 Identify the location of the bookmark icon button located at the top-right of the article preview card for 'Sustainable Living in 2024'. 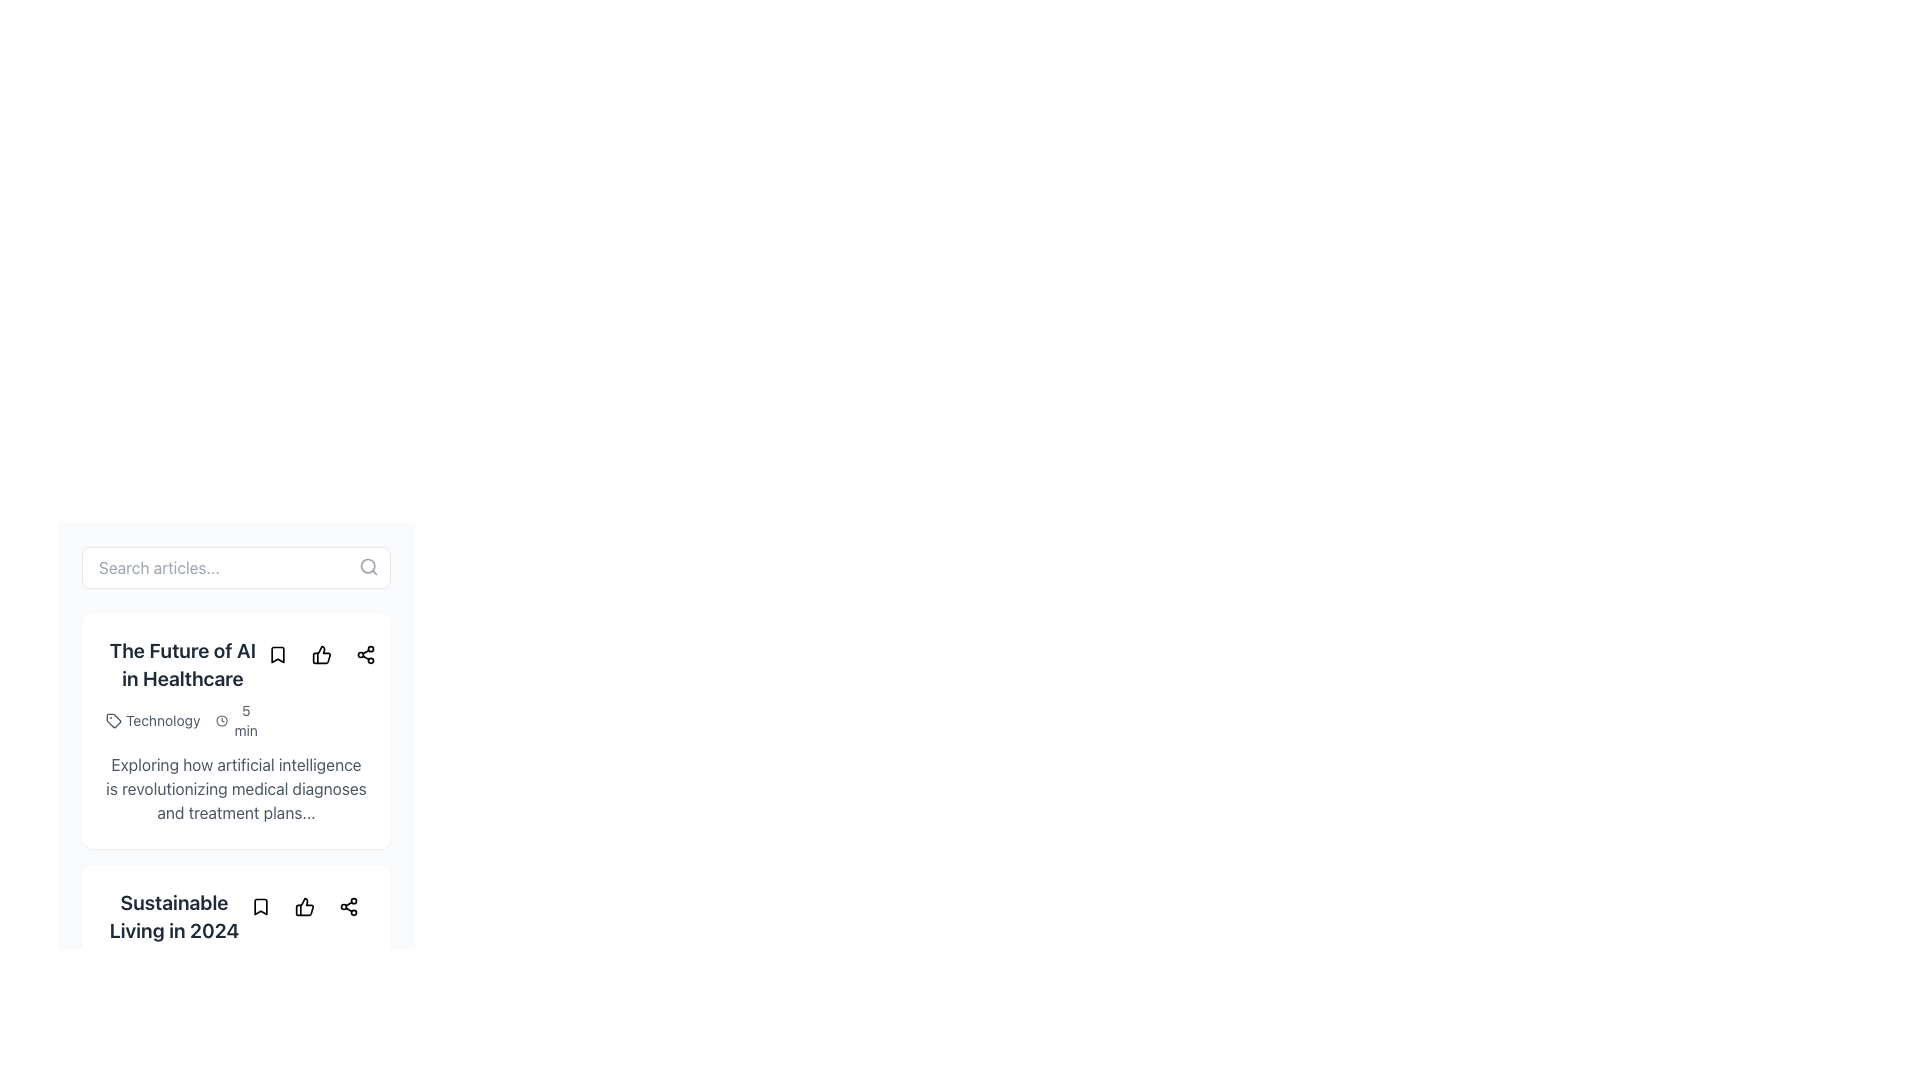
(259, 906).